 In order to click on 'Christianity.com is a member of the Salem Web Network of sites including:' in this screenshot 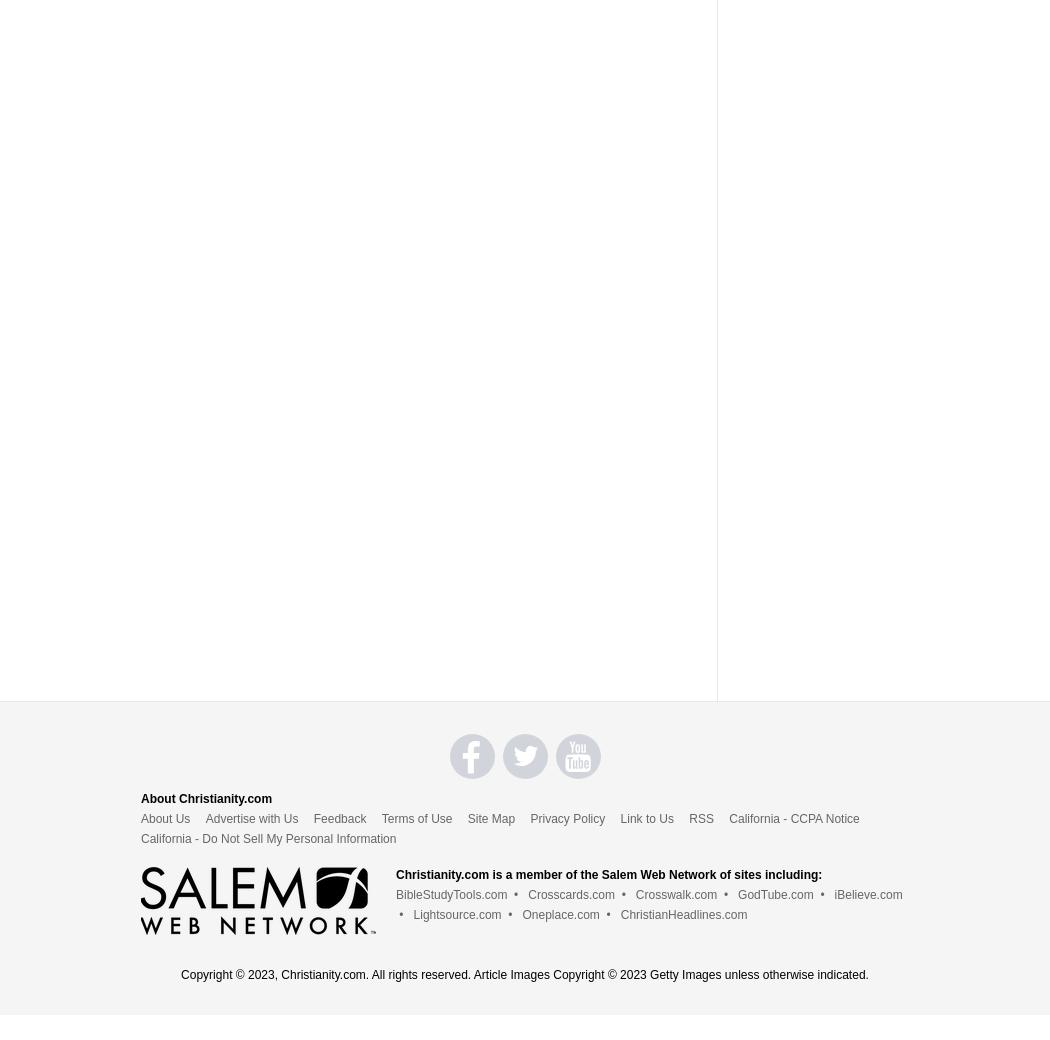, I will do `click(609, 873)`.